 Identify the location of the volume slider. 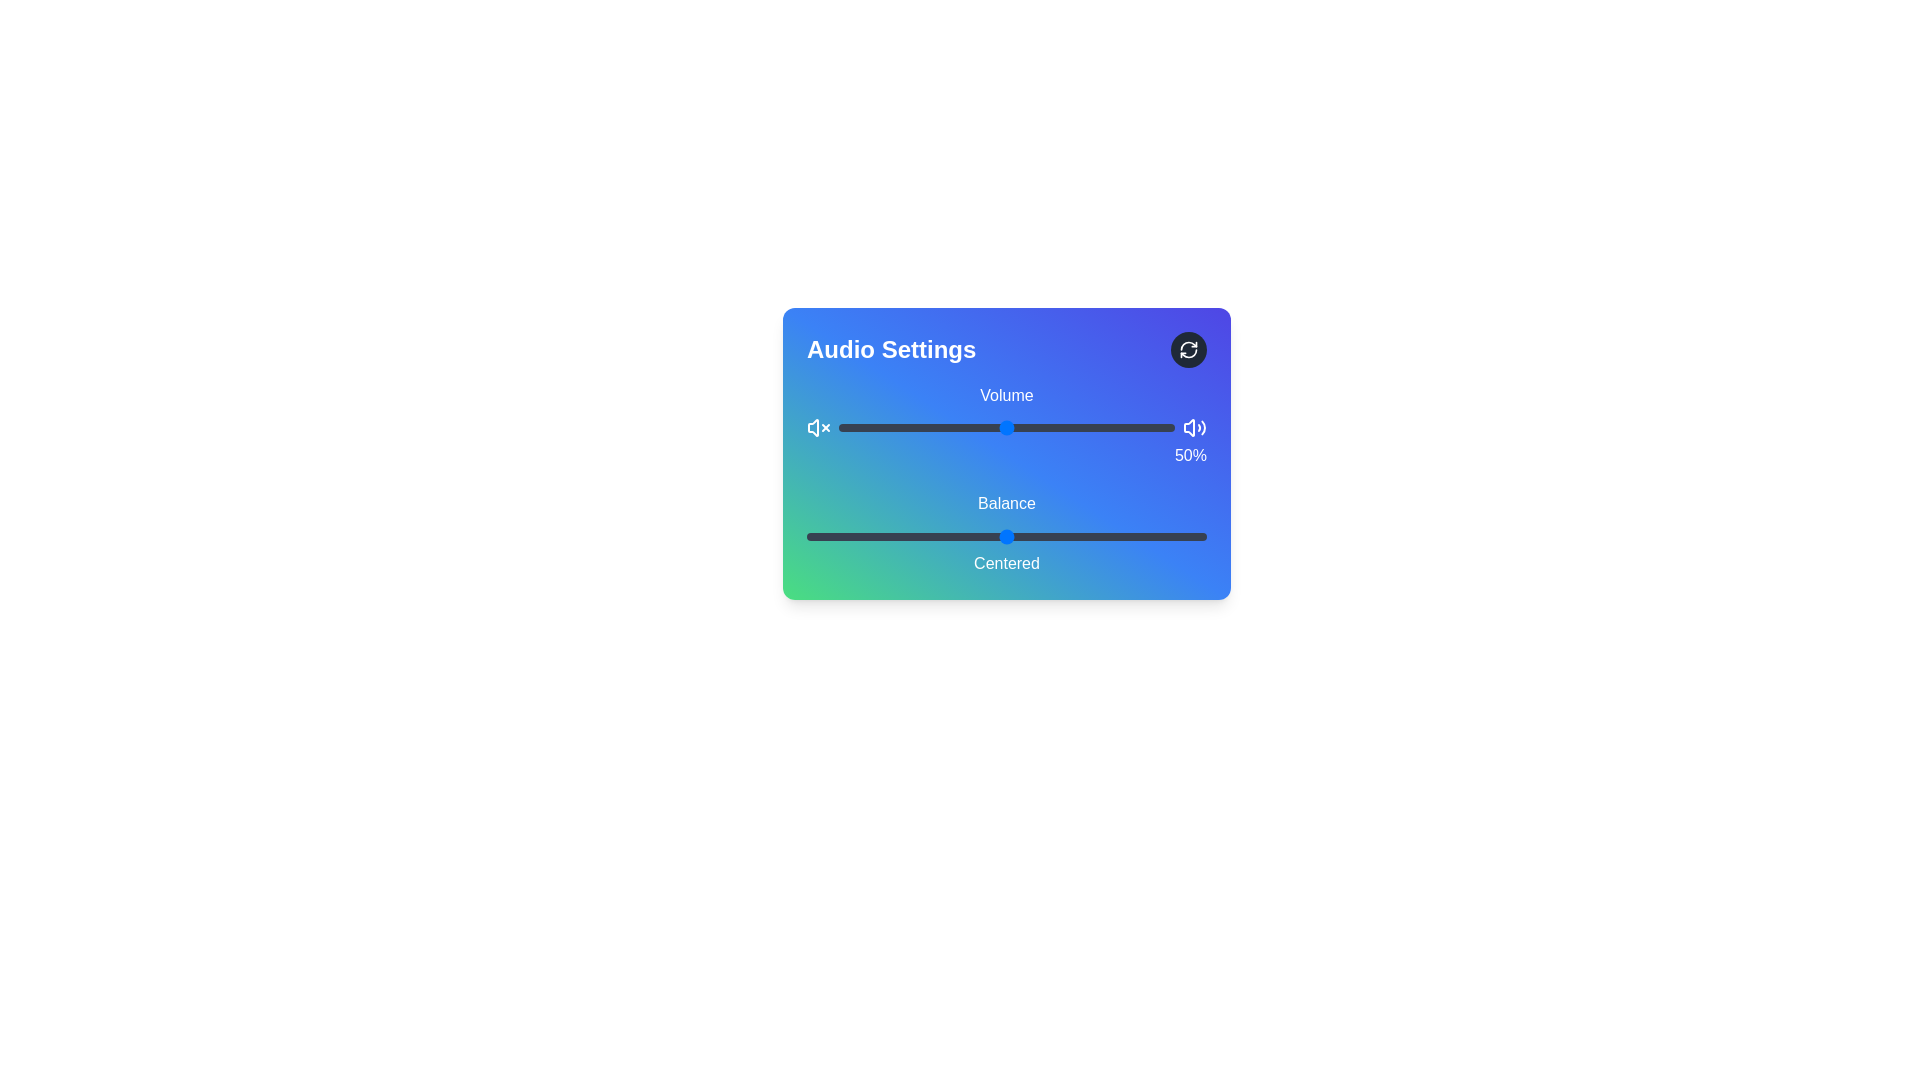
(938, 427).